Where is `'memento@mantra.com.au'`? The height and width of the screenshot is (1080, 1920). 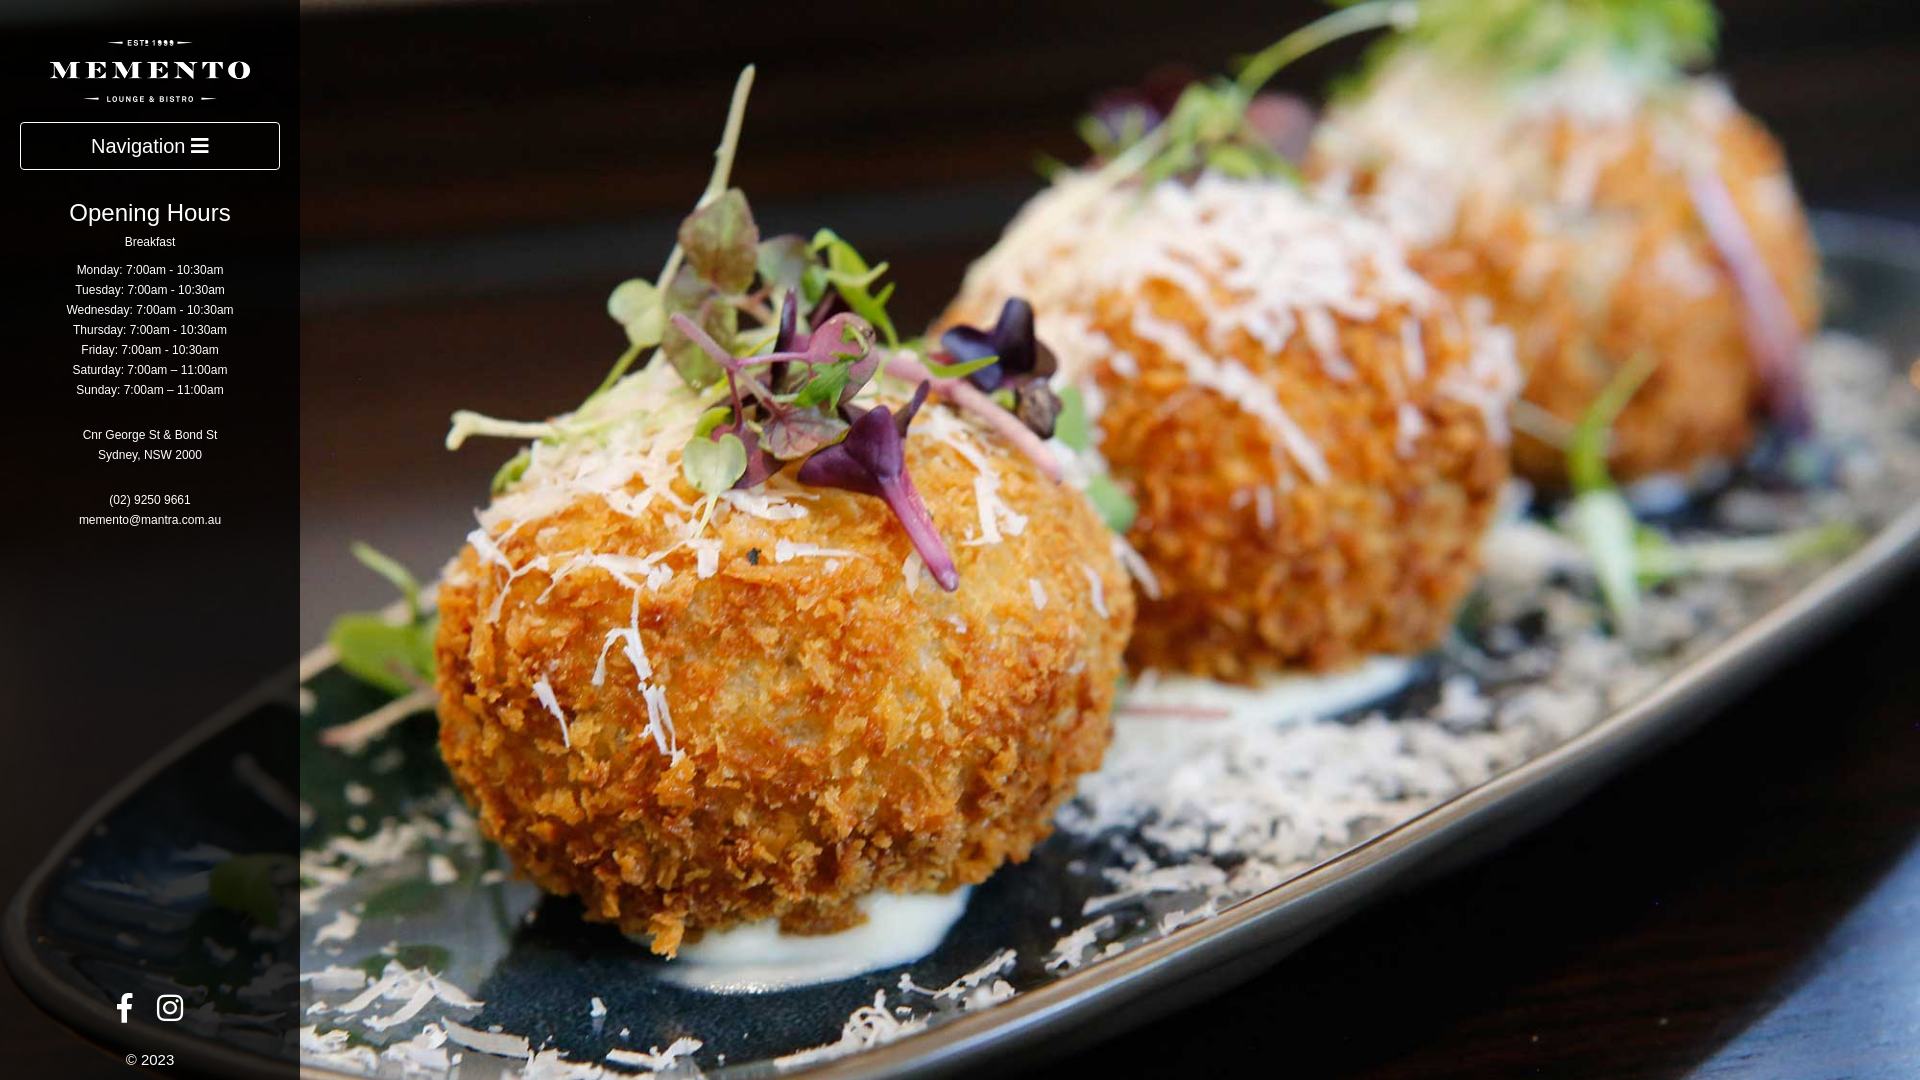
'memento@mantra.com.au' is located at coordinates (148, 519).